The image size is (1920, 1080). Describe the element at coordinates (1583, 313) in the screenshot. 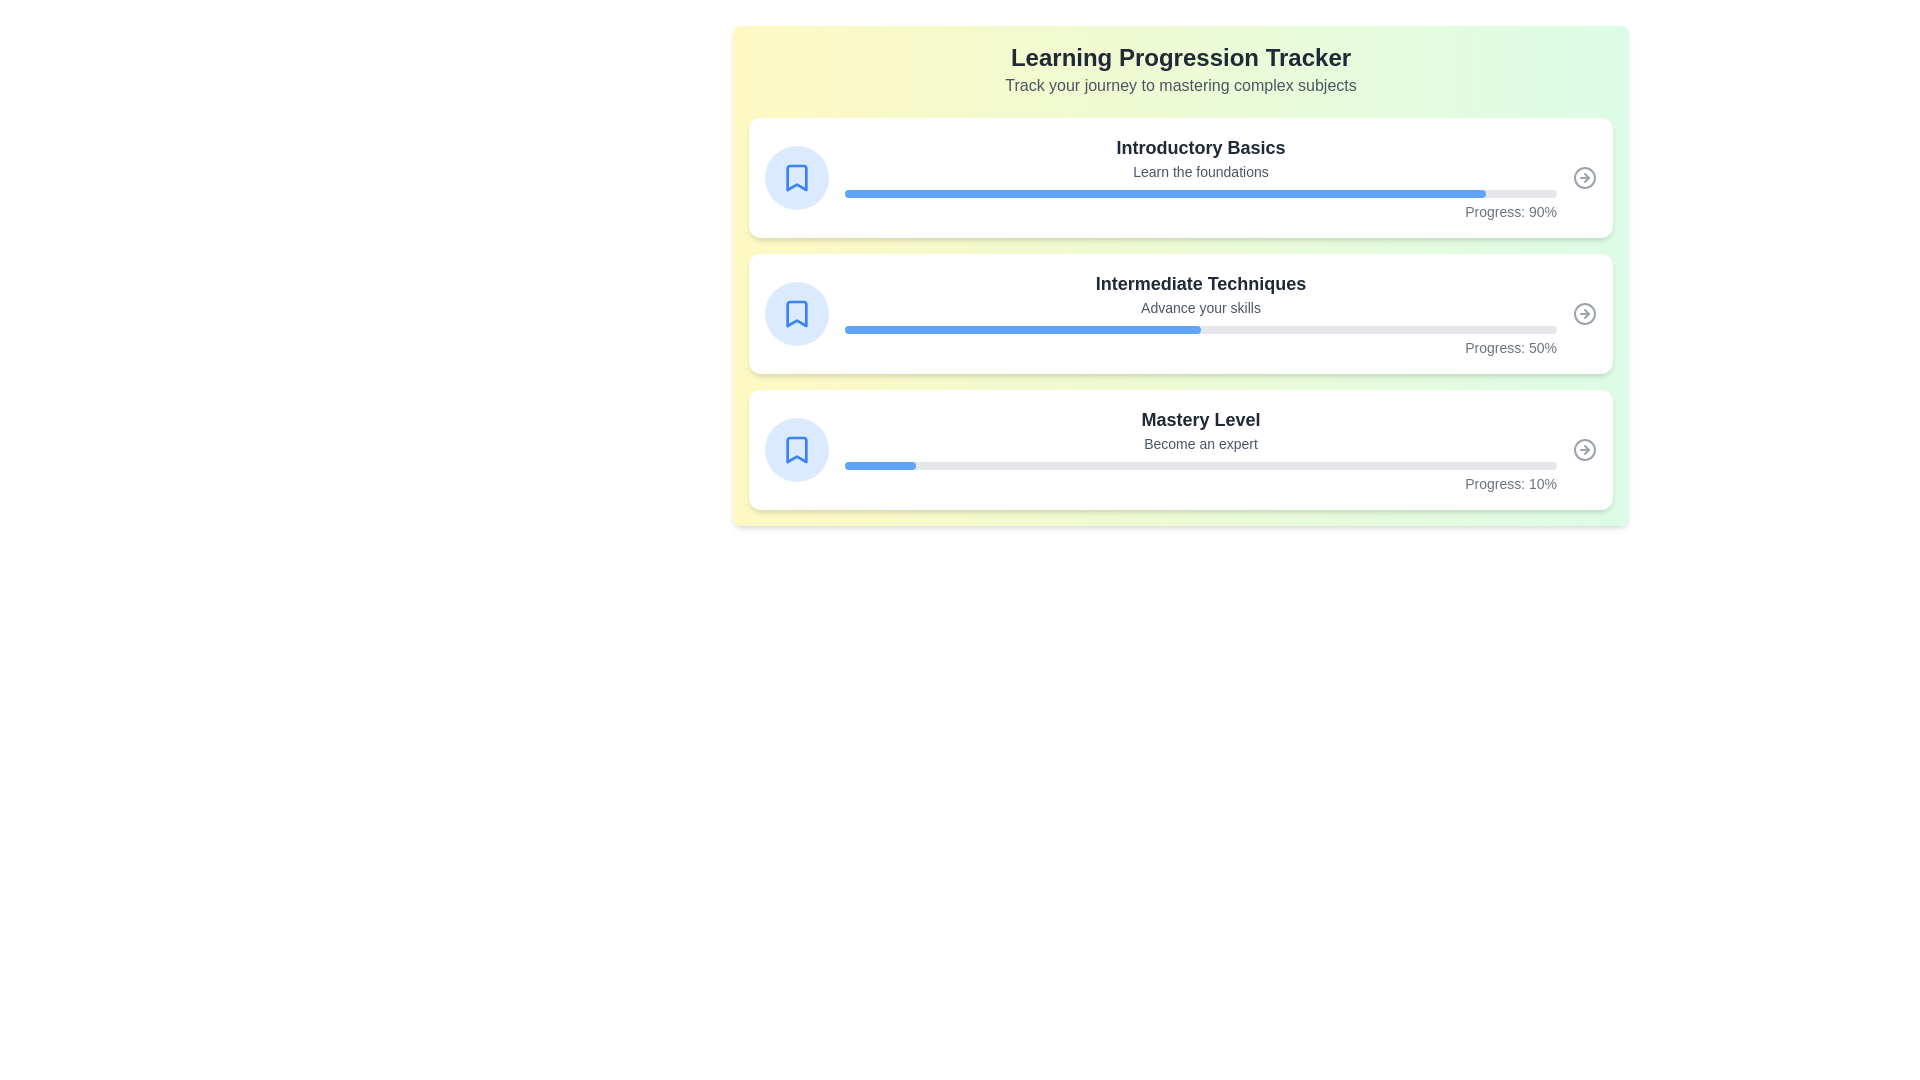

I see `the Circular navigation icon located at the far right inside the 'Intermediate Techniques' item` at that location.